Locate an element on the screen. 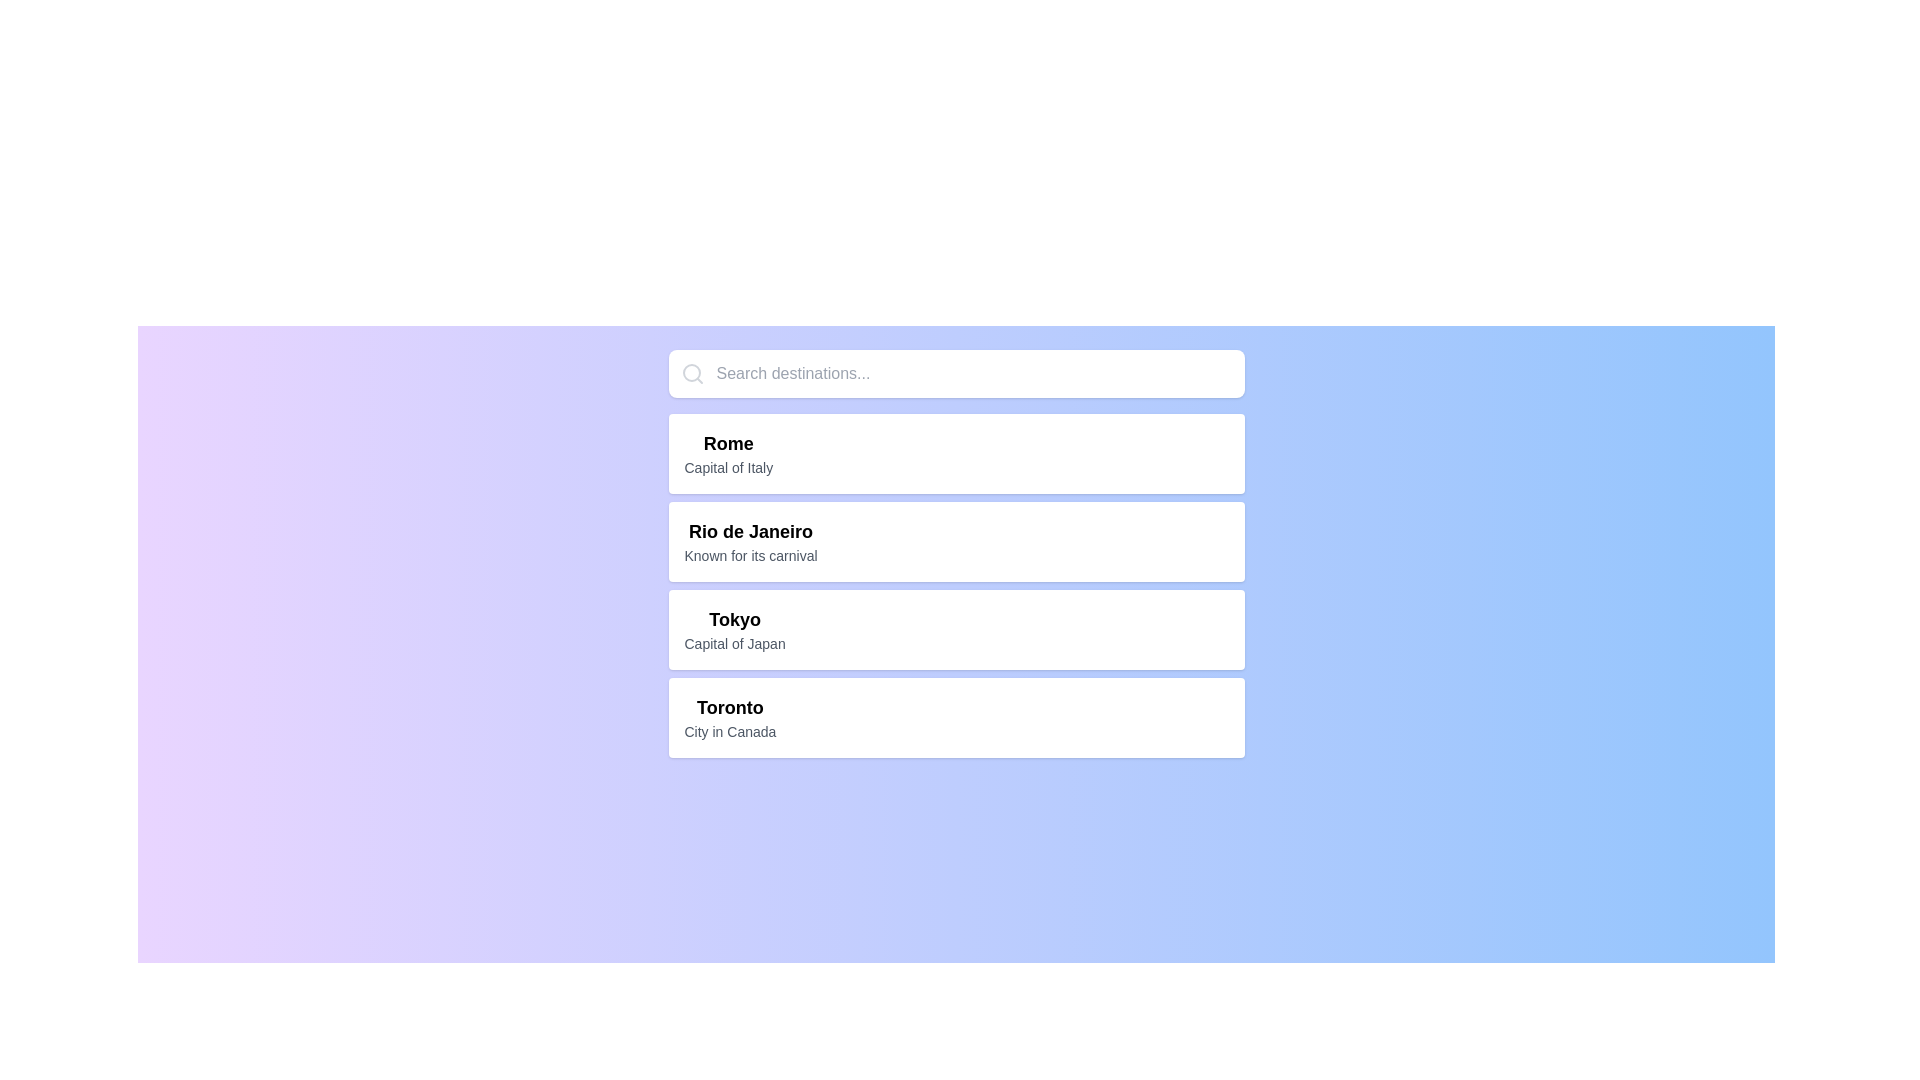 This screenshot has width=1920, height=1080. the SVG circle that is part of the magnifying glass icon located near the upper left edge of the search bar, slightly to the left of the placeholder text 'Search destinations...' is located at coordinates (691, 373).